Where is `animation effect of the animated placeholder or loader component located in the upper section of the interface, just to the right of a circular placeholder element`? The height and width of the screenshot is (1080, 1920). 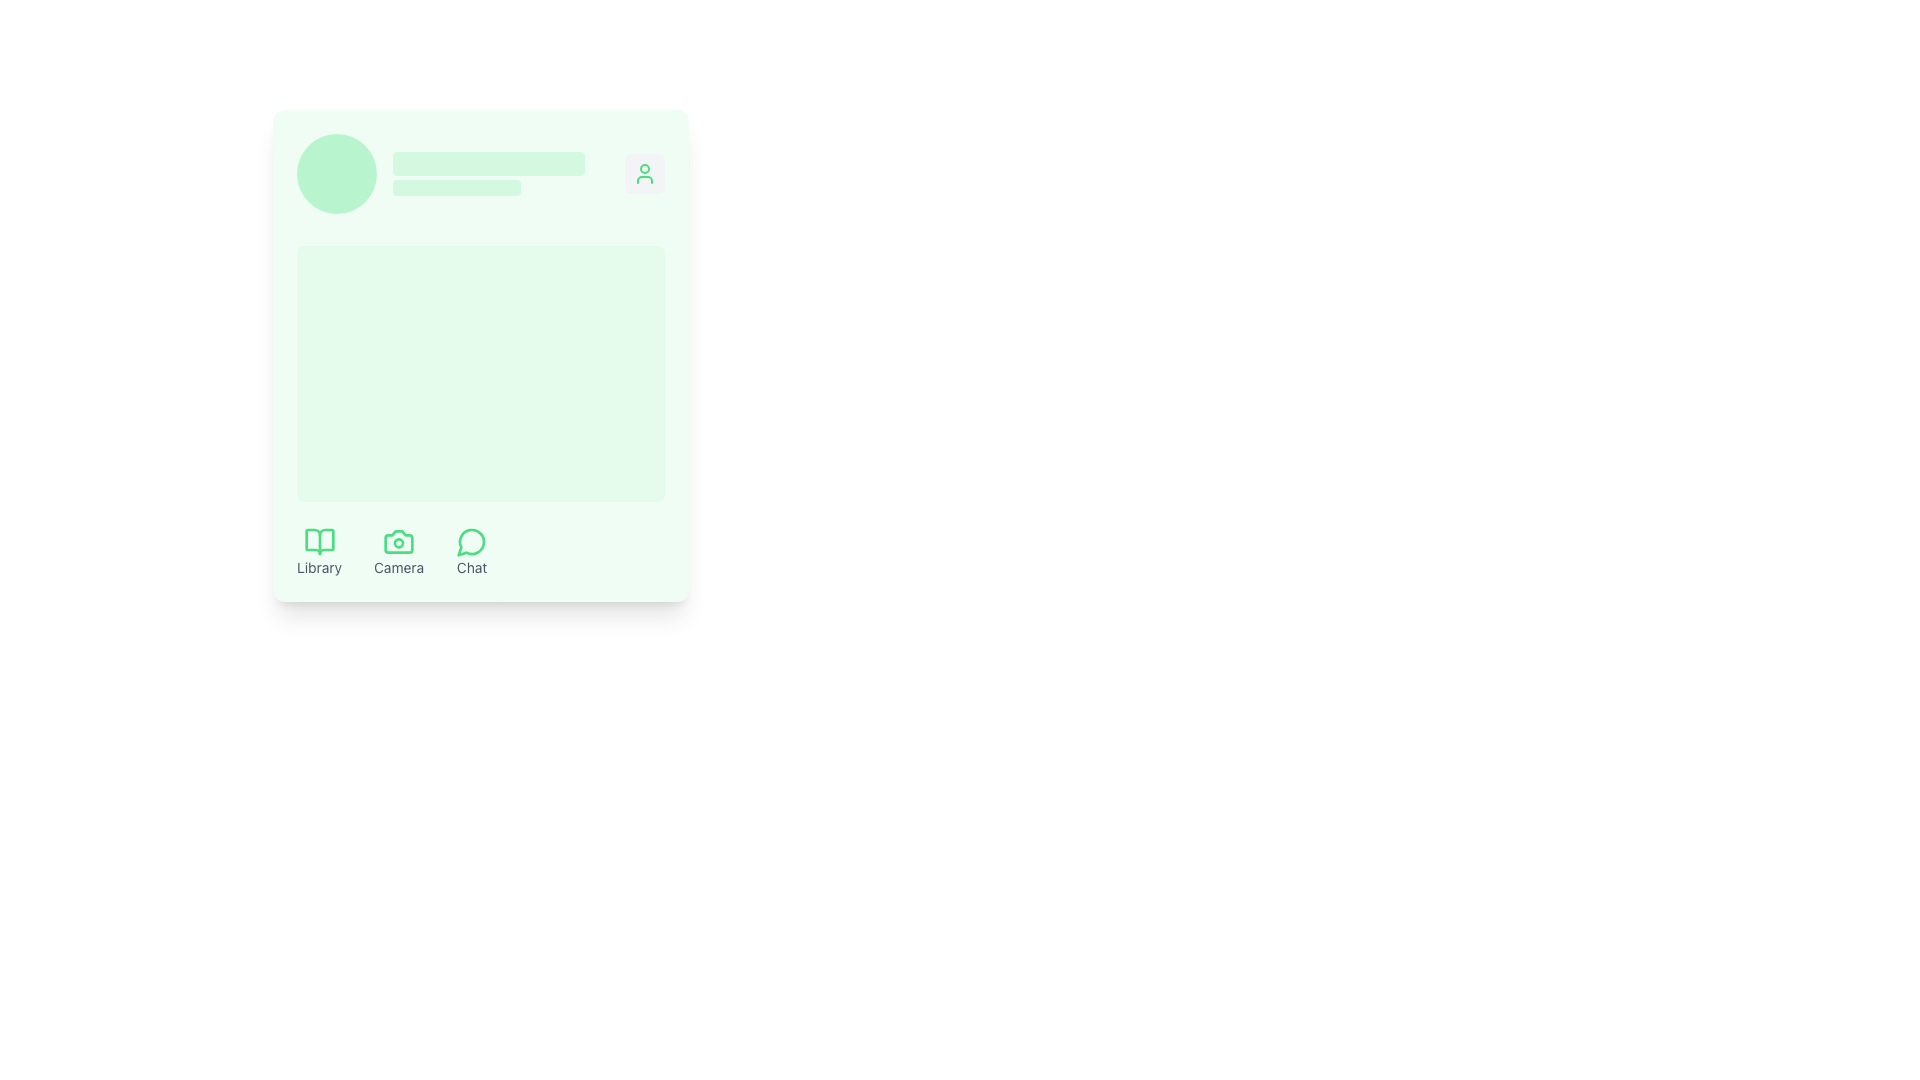
animation effect of the animated placeholder or loader component located in the upper section of the interface, just to the right of a circular placeholder element is located at coordinates (489, 172).